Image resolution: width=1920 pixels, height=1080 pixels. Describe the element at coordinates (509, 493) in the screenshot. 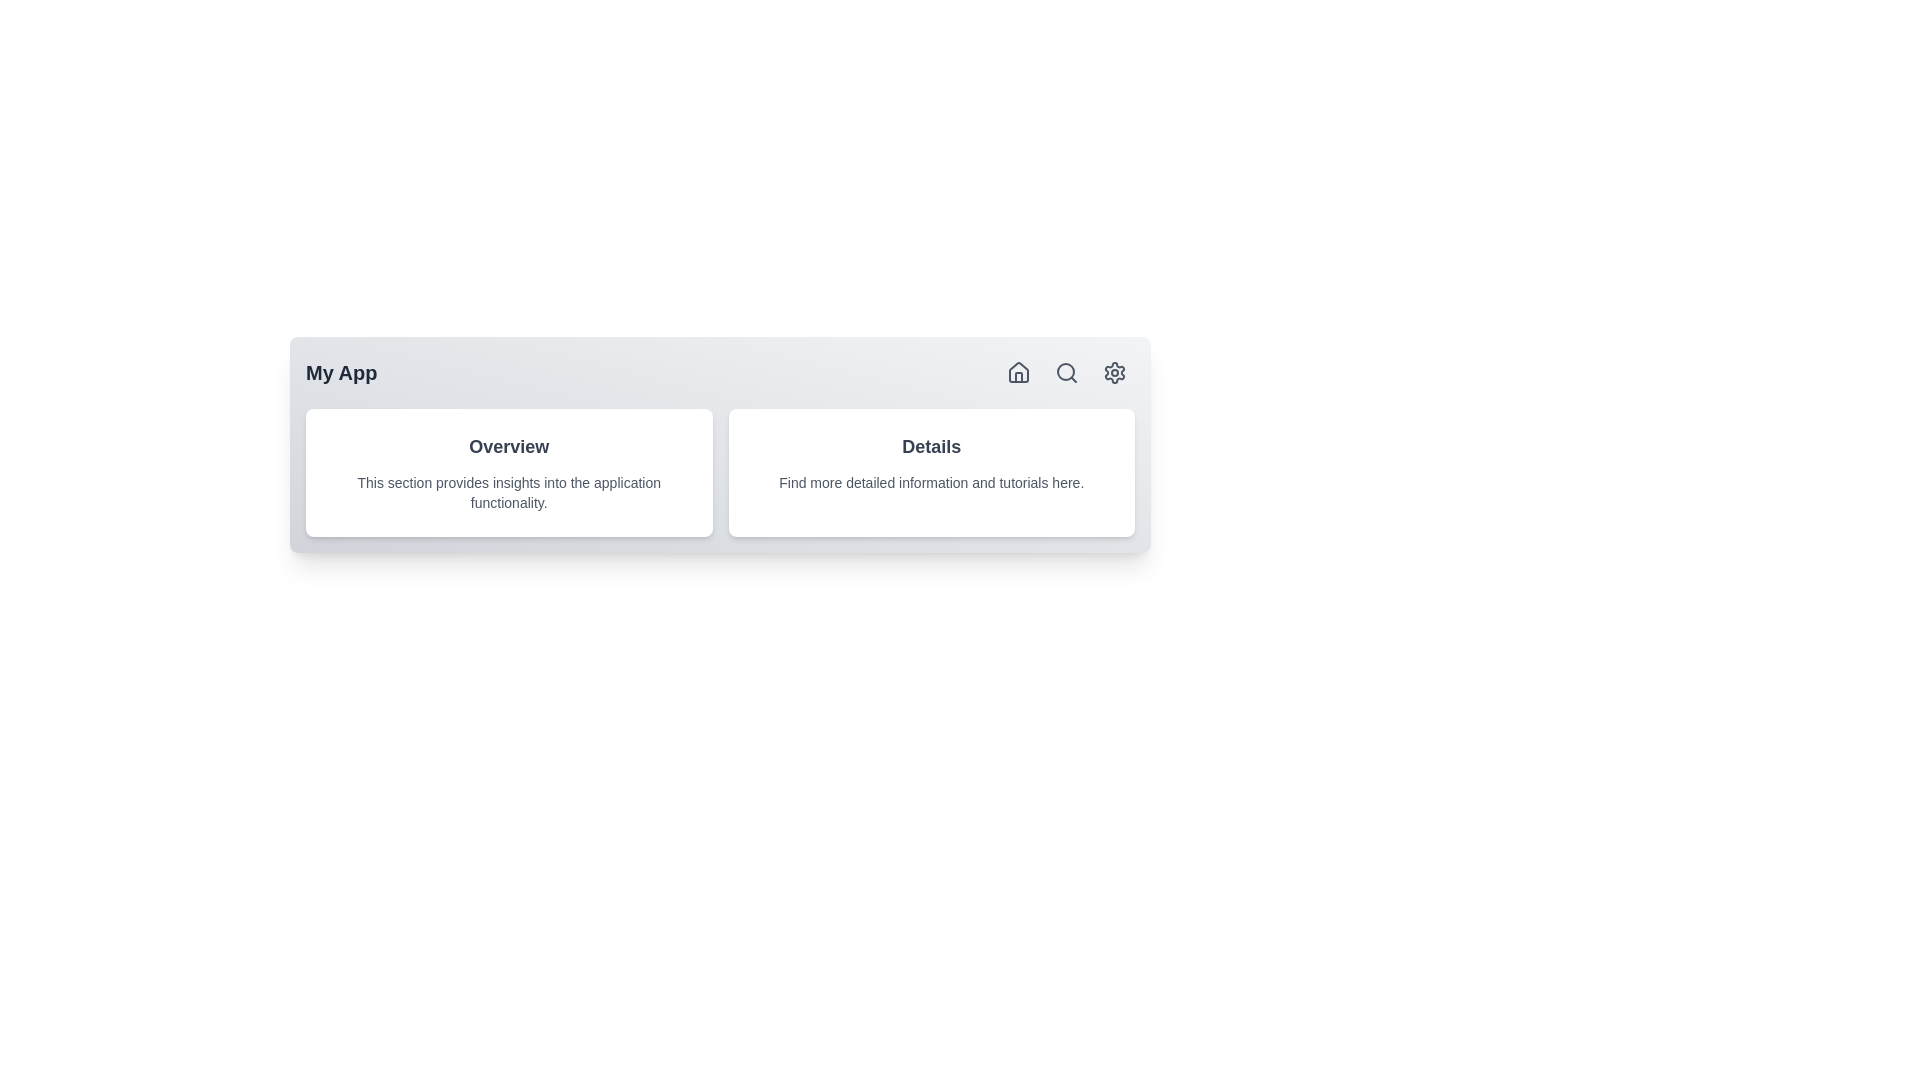

I see `the informational text label located below the 'Overview' heading, which provides additional details about the section` at that location.